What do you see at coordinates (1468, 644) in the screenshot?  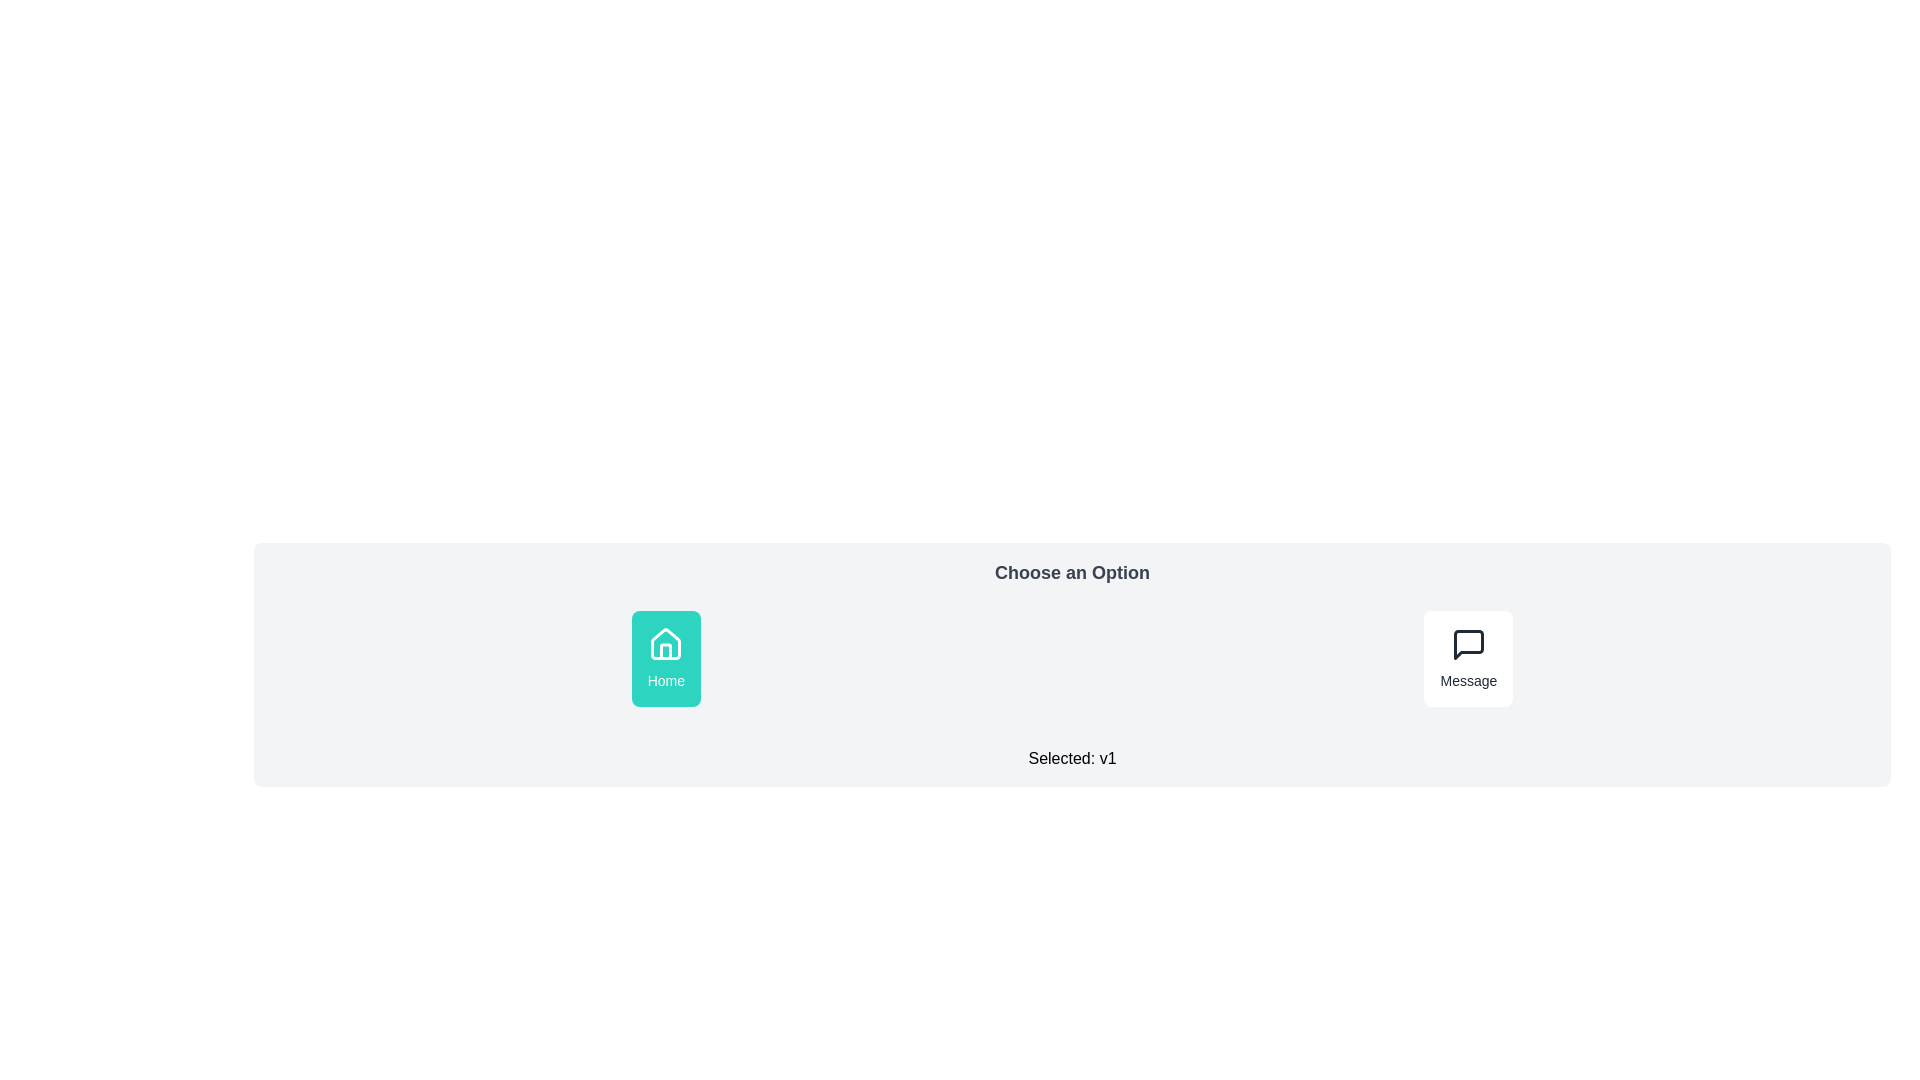 I see `the speech bubble icon located at the top center of the 'Message' tile, which has a thin black outline and is visually distinct within the interface layout` at bounding box center [1468, 644].